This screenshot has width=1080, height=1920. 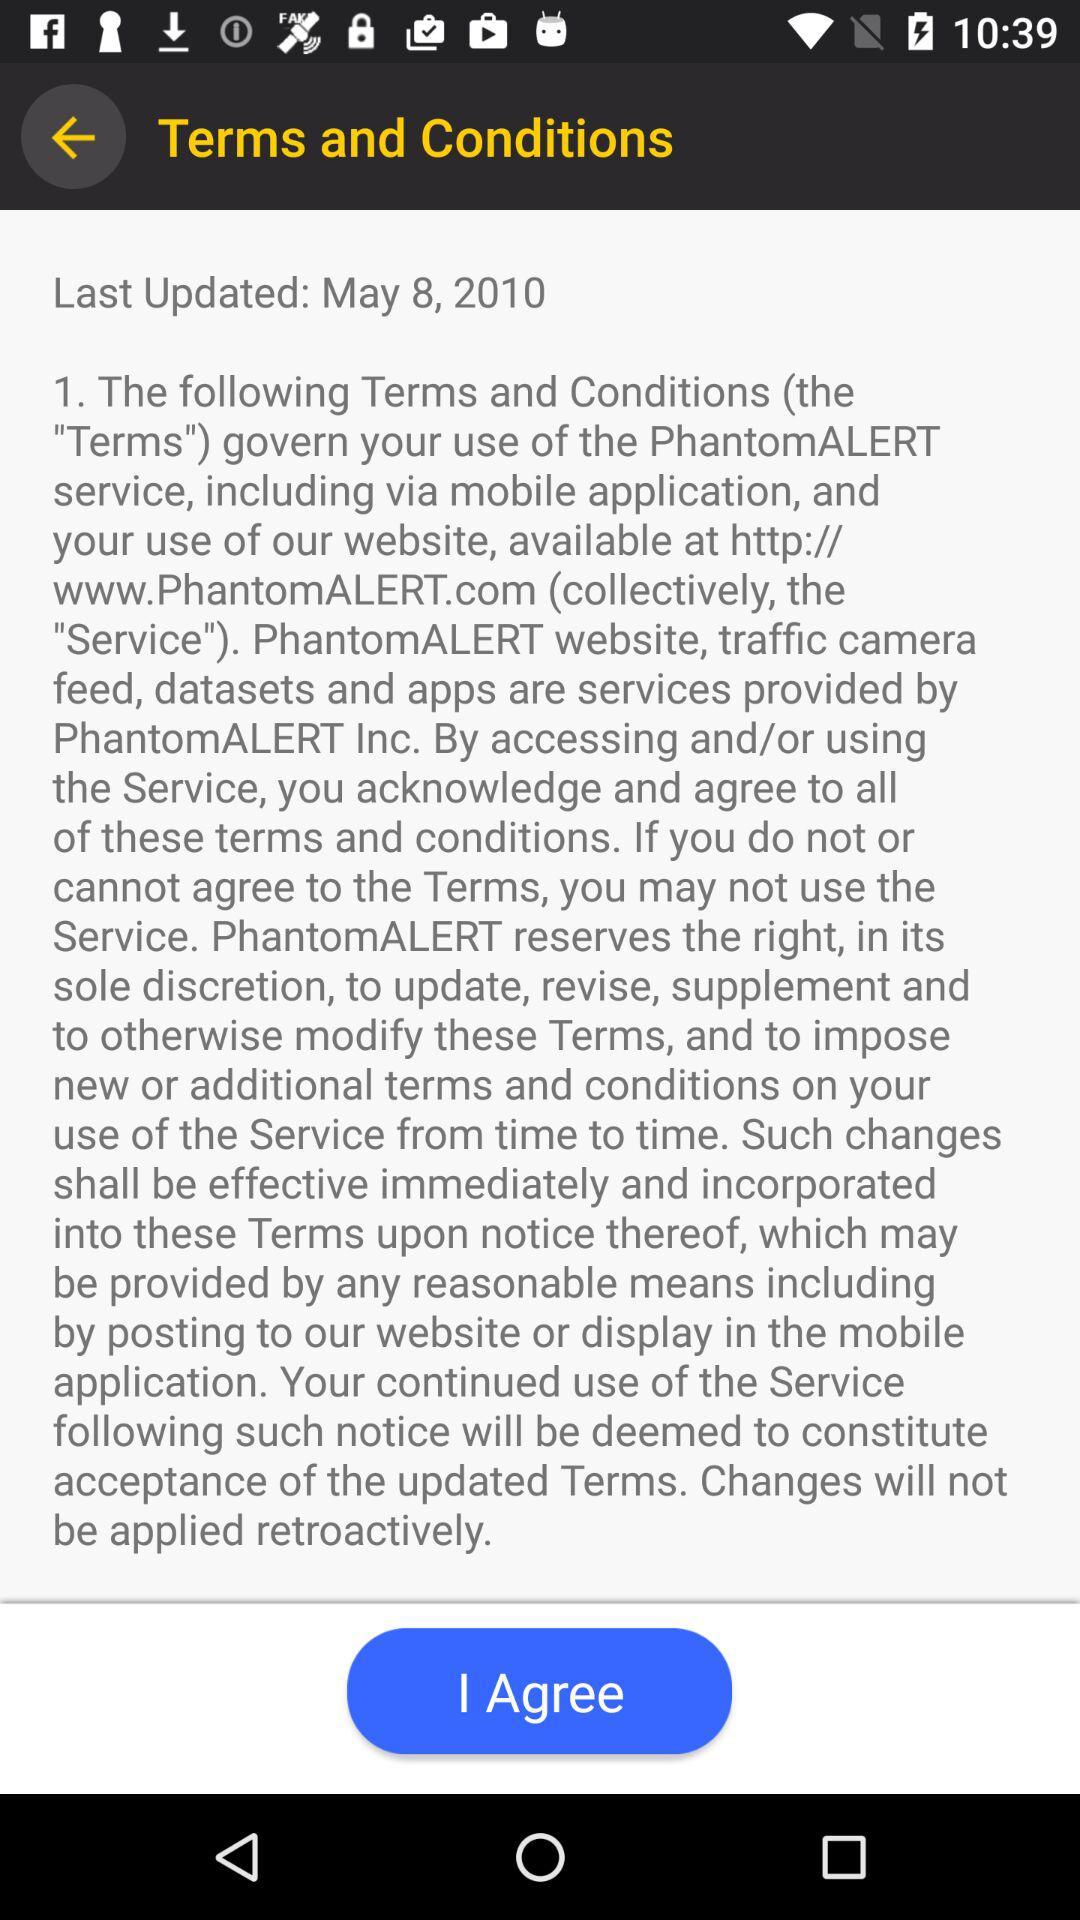 What do you see at coordinates (538, 1690) in the screenshot?
I see `i agree icon` at bounding box center [538, 1690].